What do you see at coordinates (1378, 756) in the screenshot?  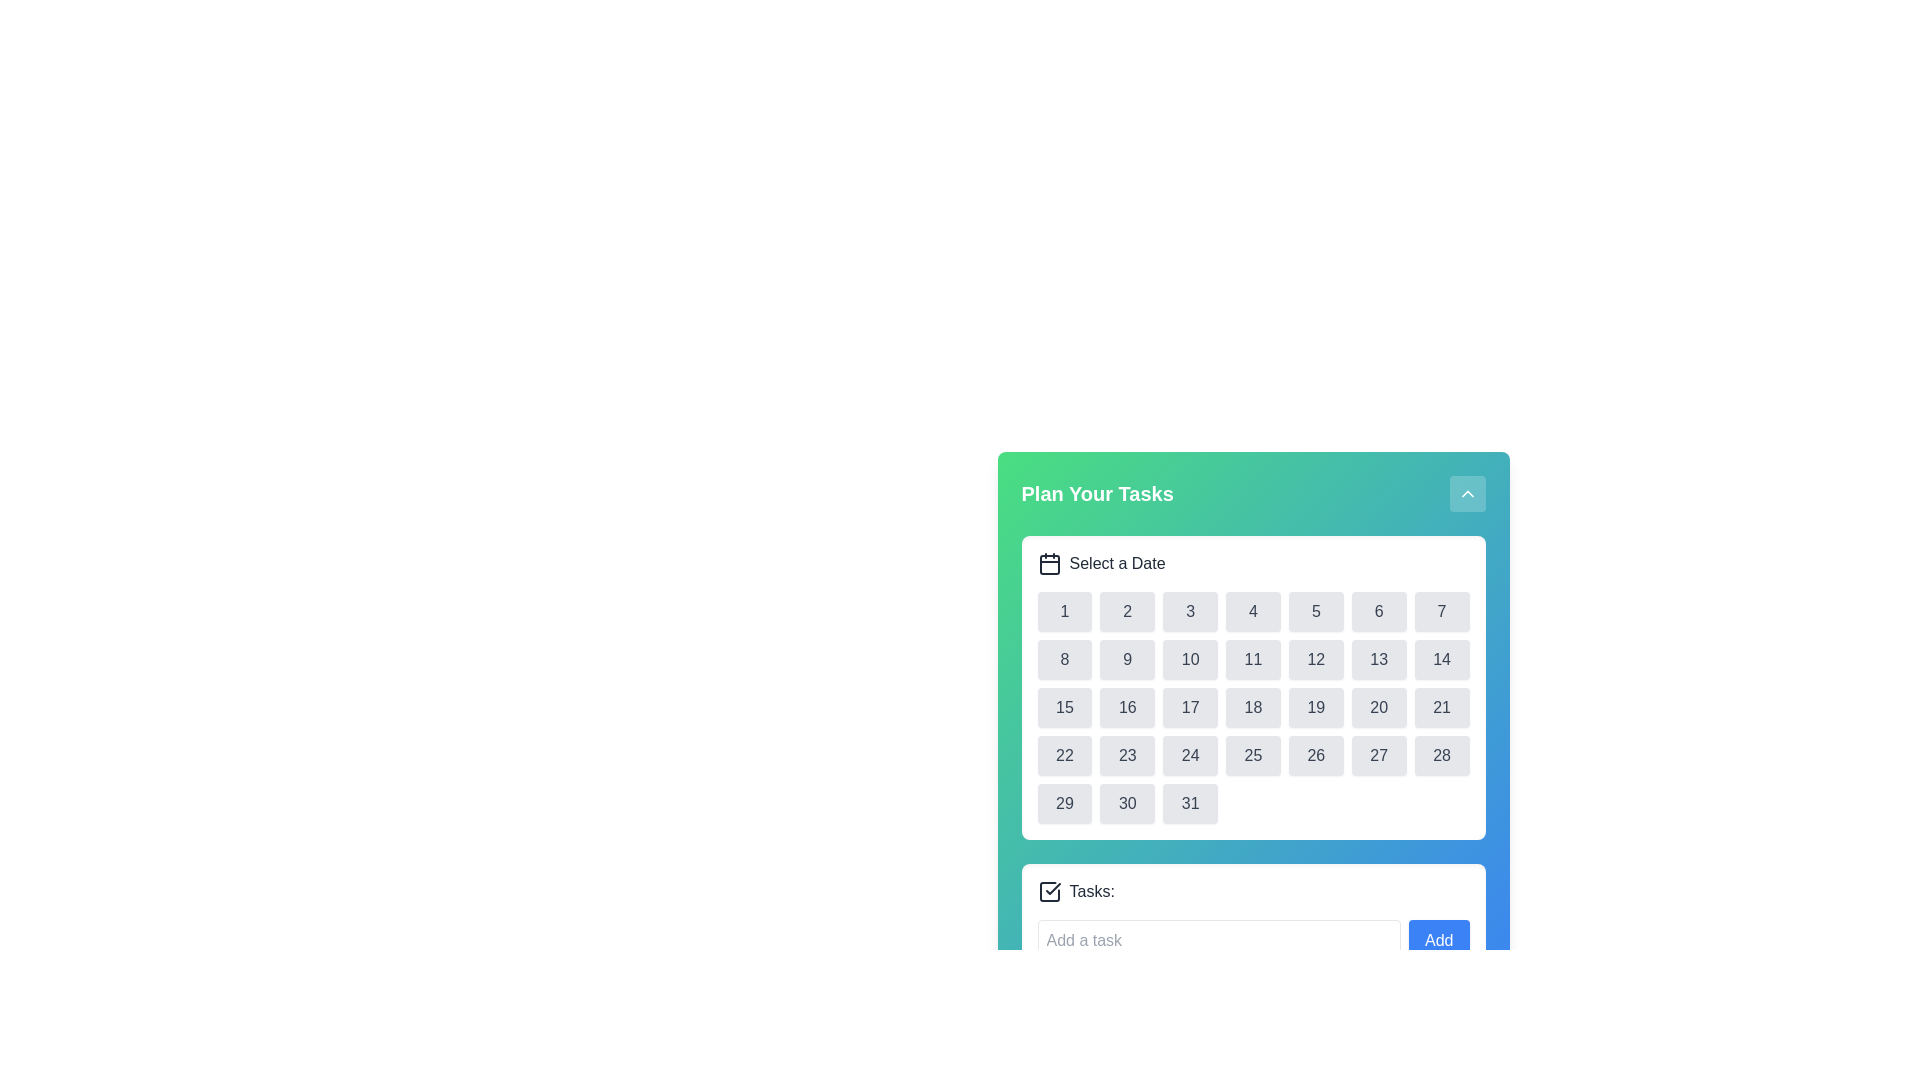 I see `the button displaying the number '27' in the calendar grid` at bounding box center [1378, 756].